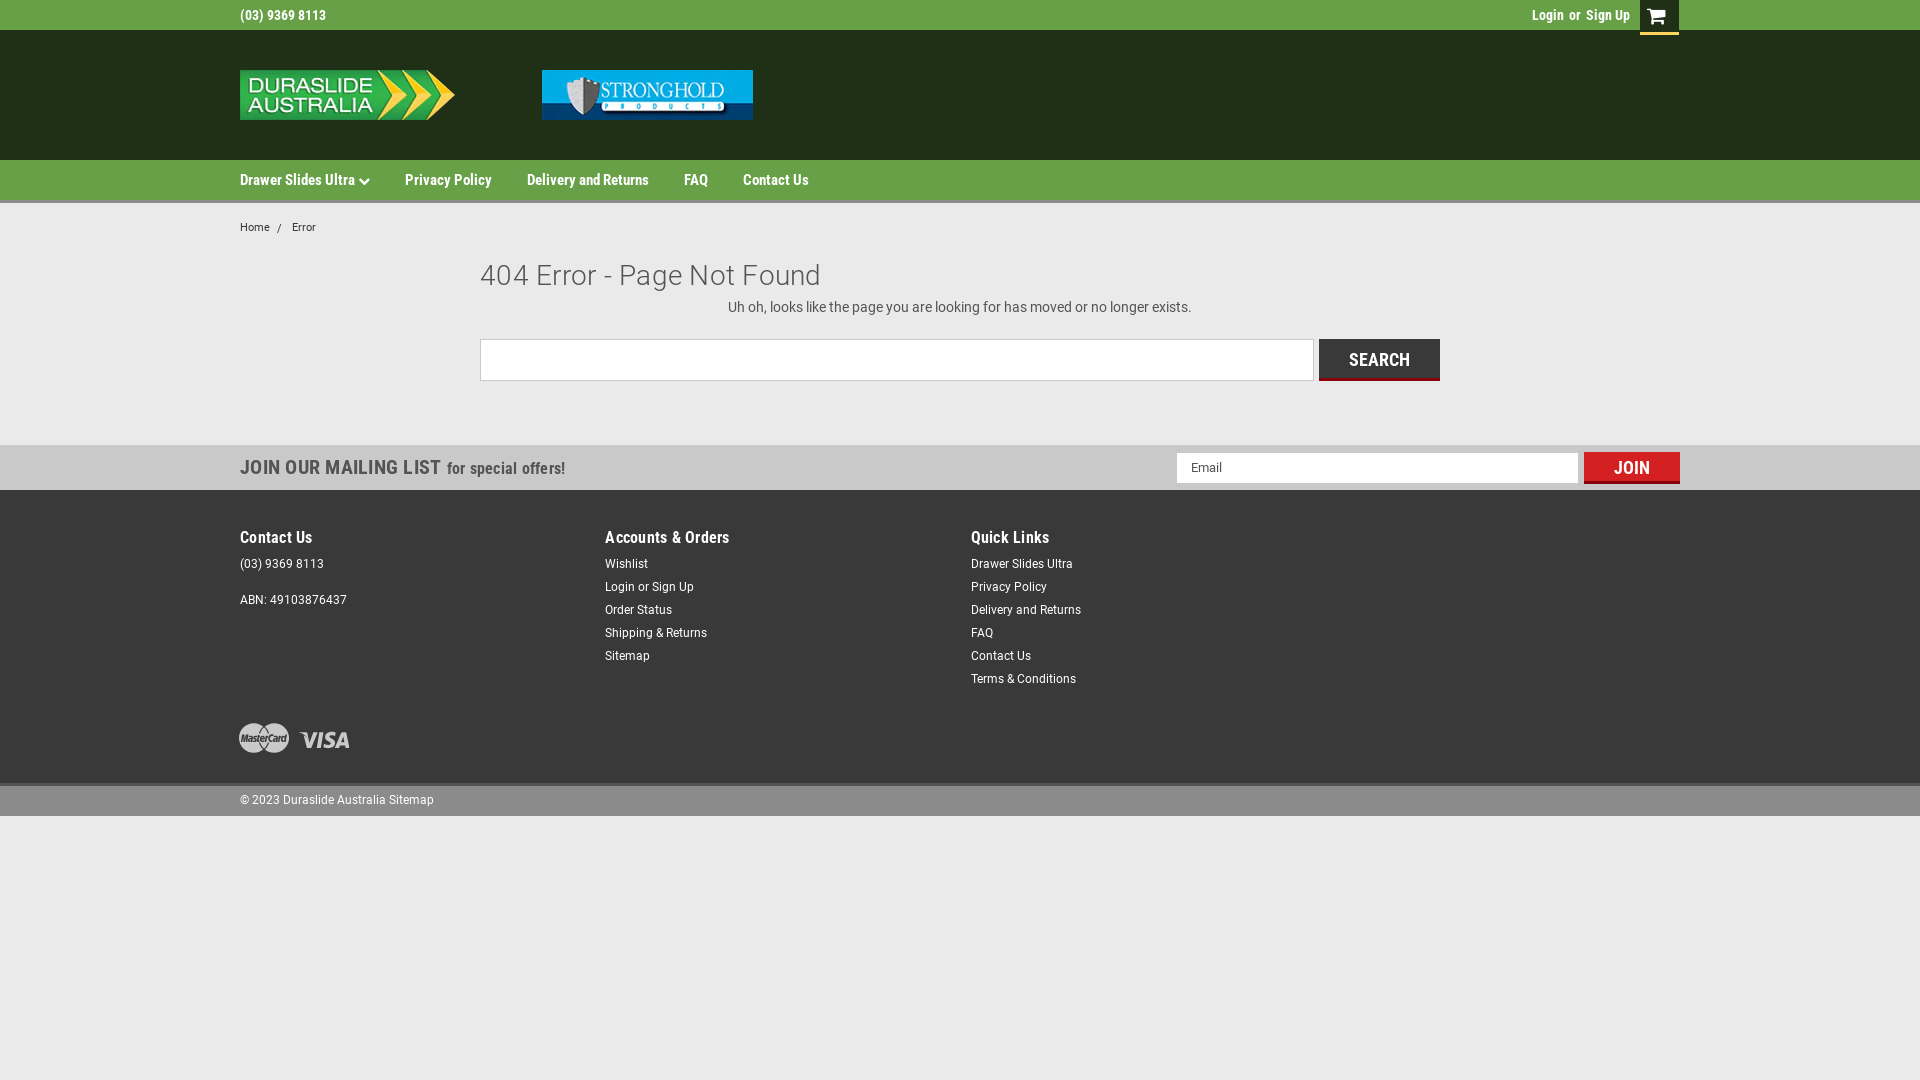  What do you see at coordinates (322, 180) in the screenshot?
I see `'Drawer Slides Ultra'` at bounding box center [322, 180].